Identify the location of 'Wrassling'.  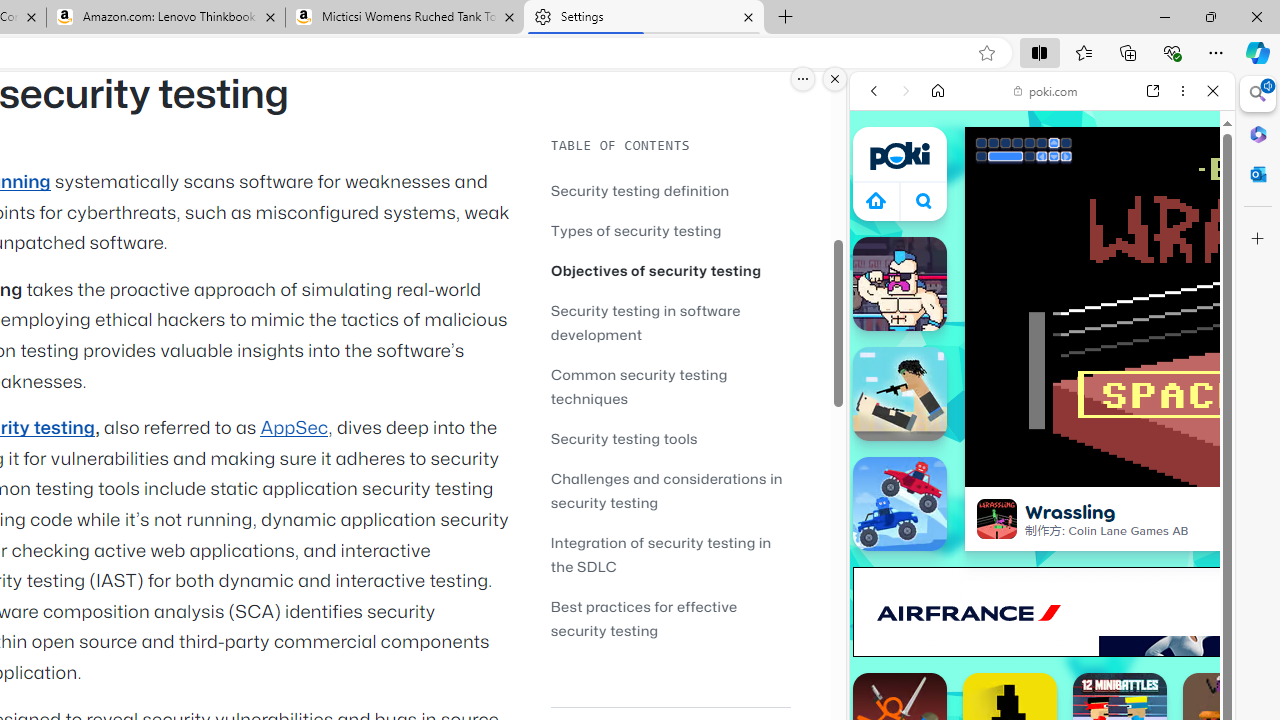
(997, 518).